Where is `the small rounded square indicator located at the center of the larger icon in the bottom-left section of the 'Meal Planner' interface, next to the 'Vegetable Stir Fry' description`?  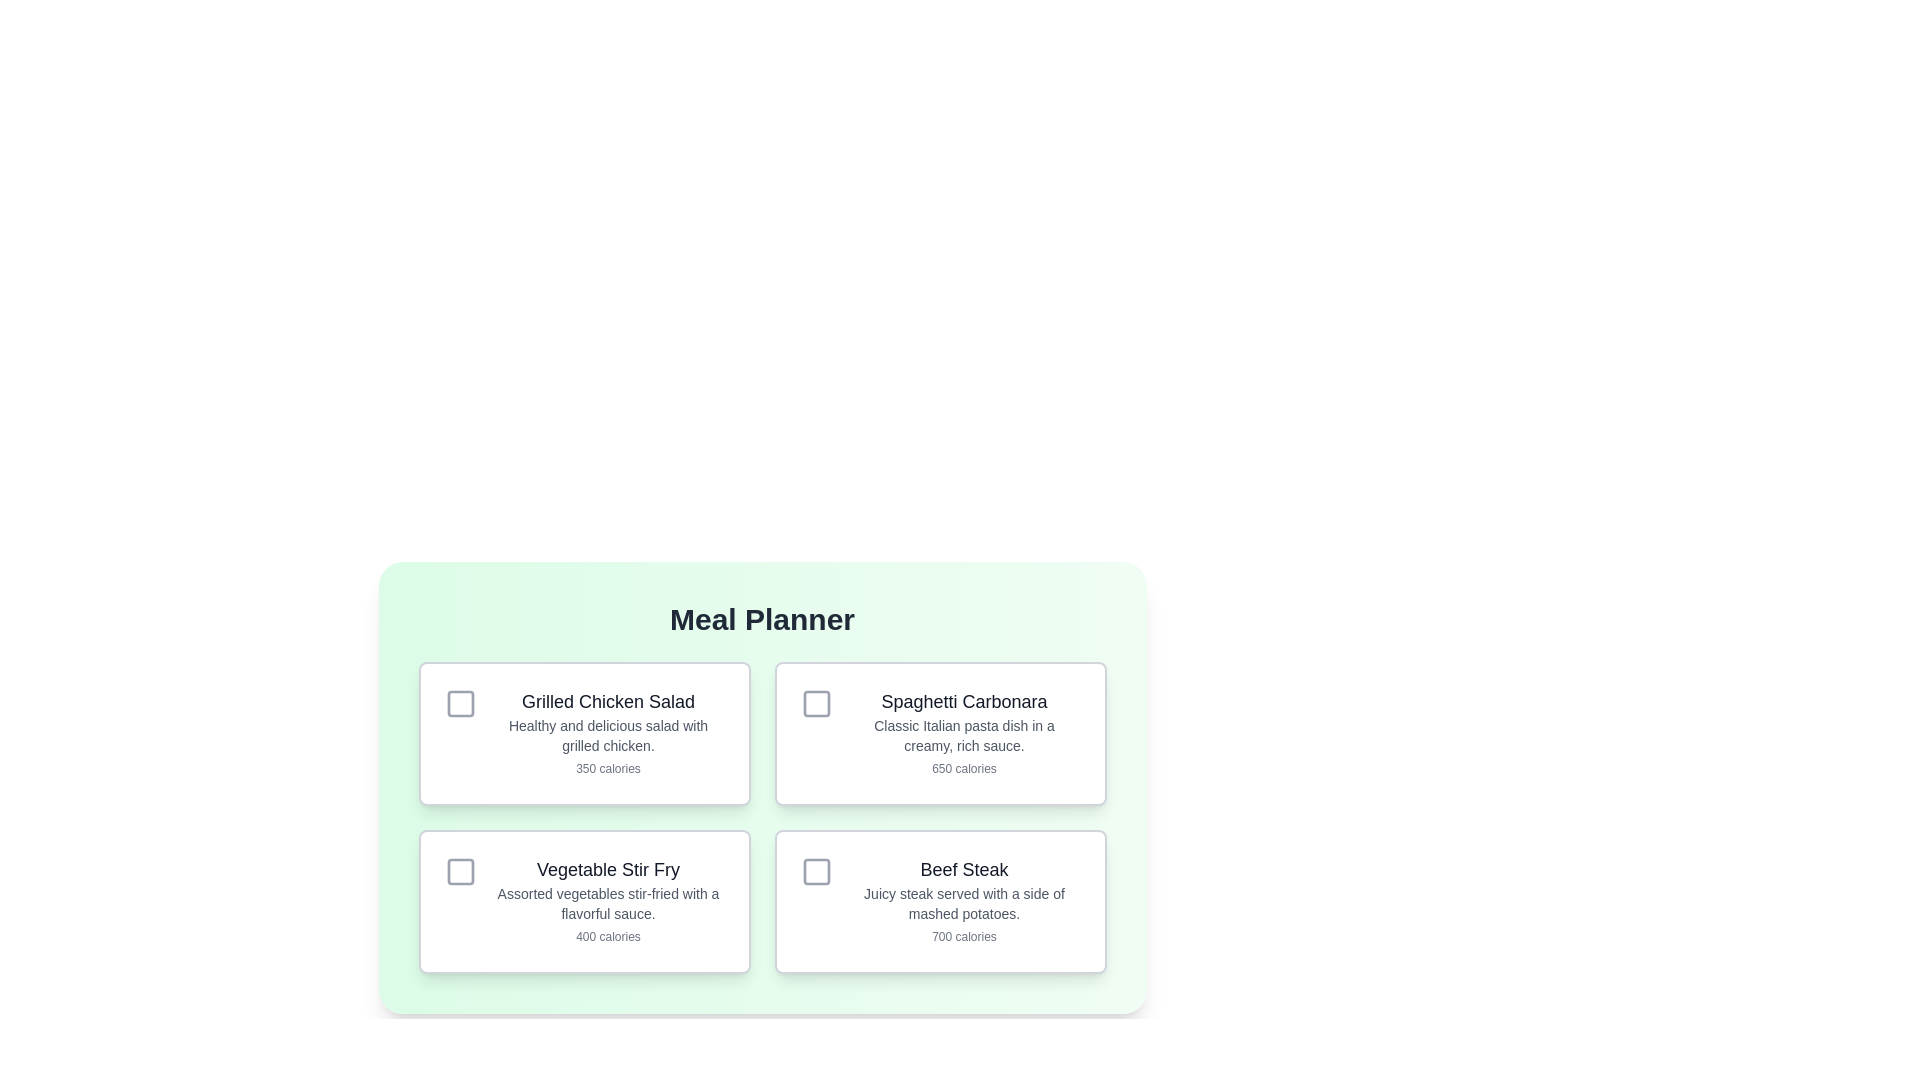
the small rounded square indicator located at the center of the larger icon in the bottom-left section of the 'Meal Planner' interface, next to the 'Vegetable Stir Fry' description is located at coordinates (459, 870).